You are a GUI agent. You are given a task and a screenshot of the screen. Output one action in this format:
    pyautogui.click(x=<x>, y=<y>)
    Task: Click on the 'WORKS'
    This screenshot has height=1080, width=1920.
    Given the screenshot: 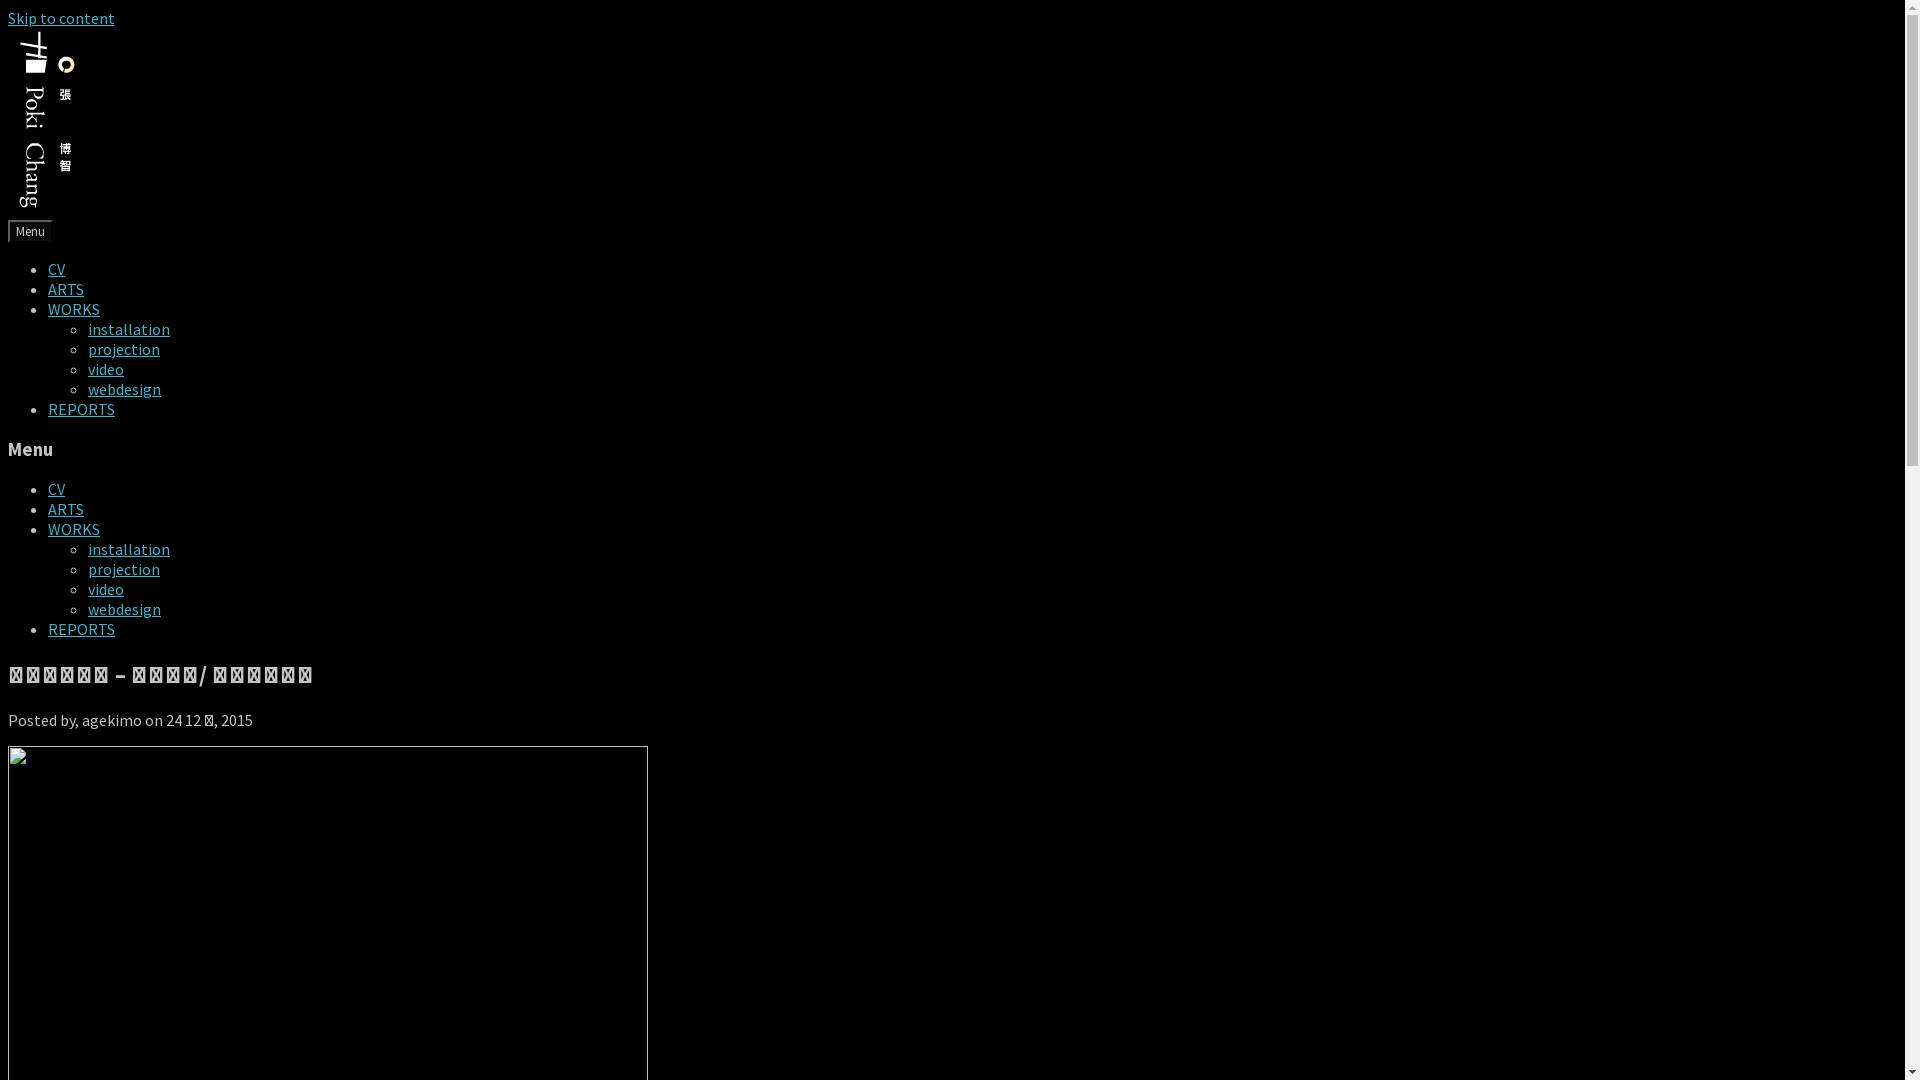 What is the action you would take?
    pyautogui.click(x=73, y=308)
    